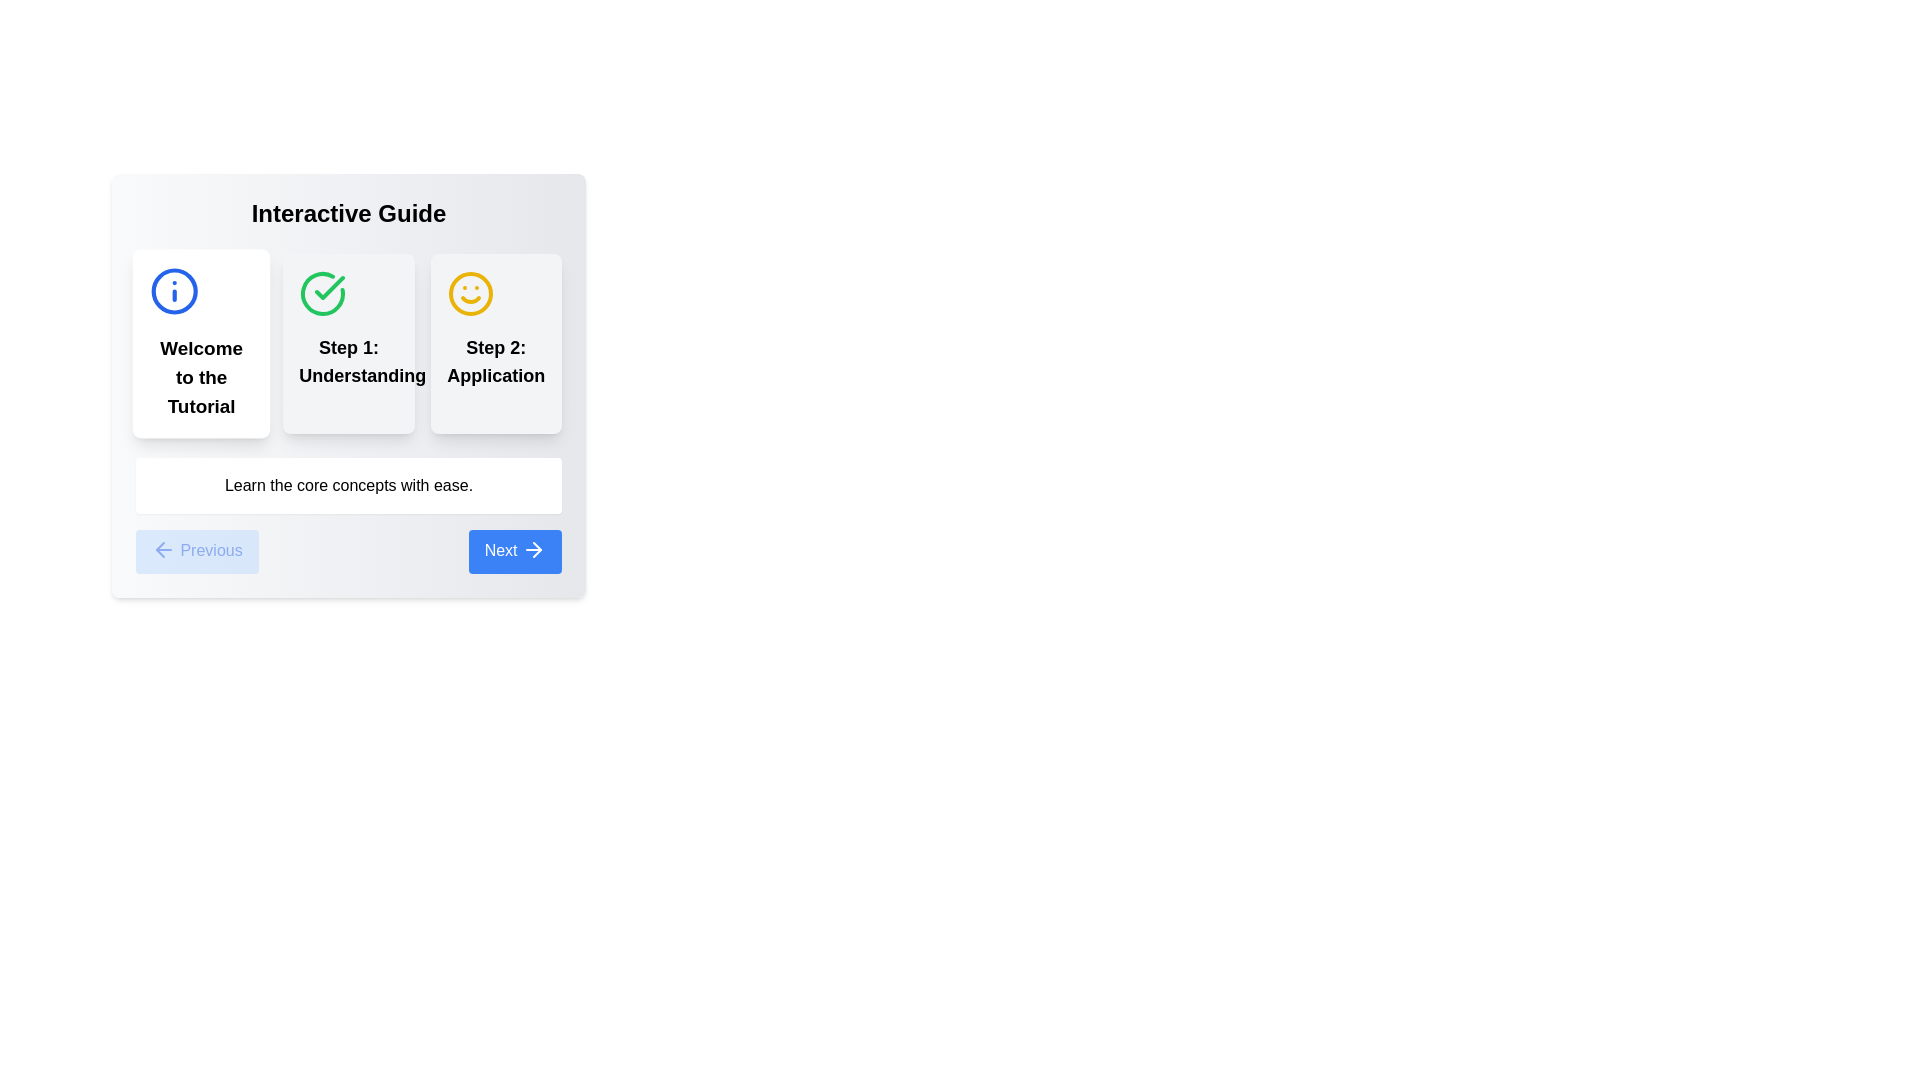 This screenshot has height=1080, width=1920. I want to click on the step card labeled 'Welcome to the Tutorial', so click(201, 342).